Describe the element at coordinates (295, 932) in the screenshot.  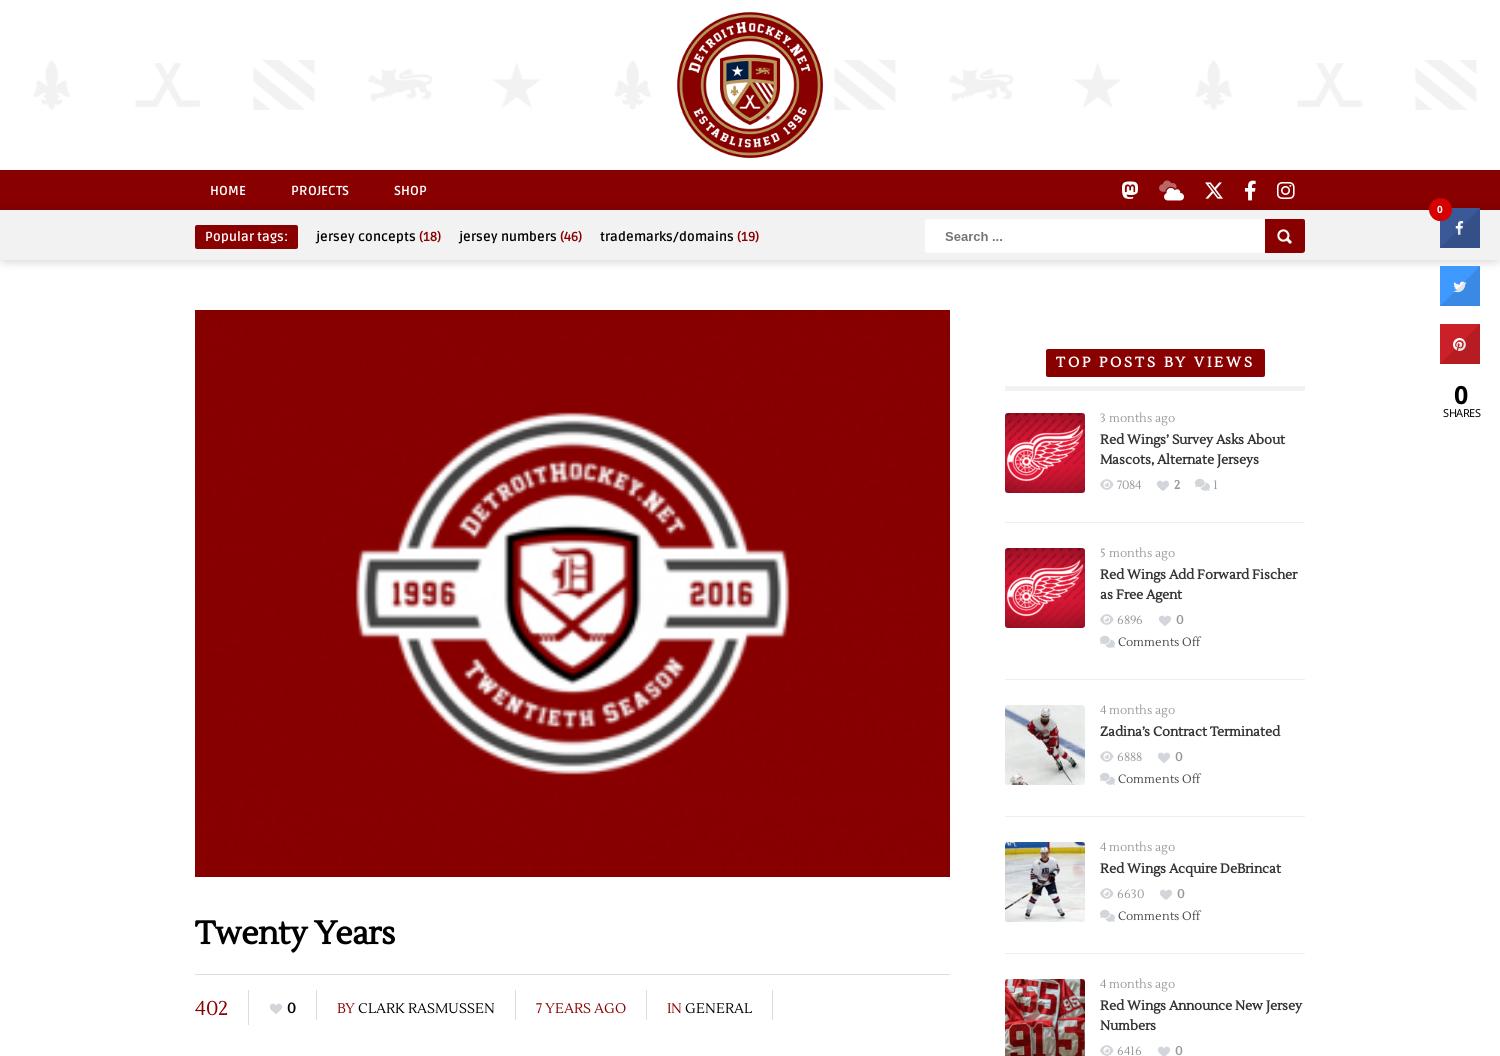
I see `'Twenty Years'` at that location.